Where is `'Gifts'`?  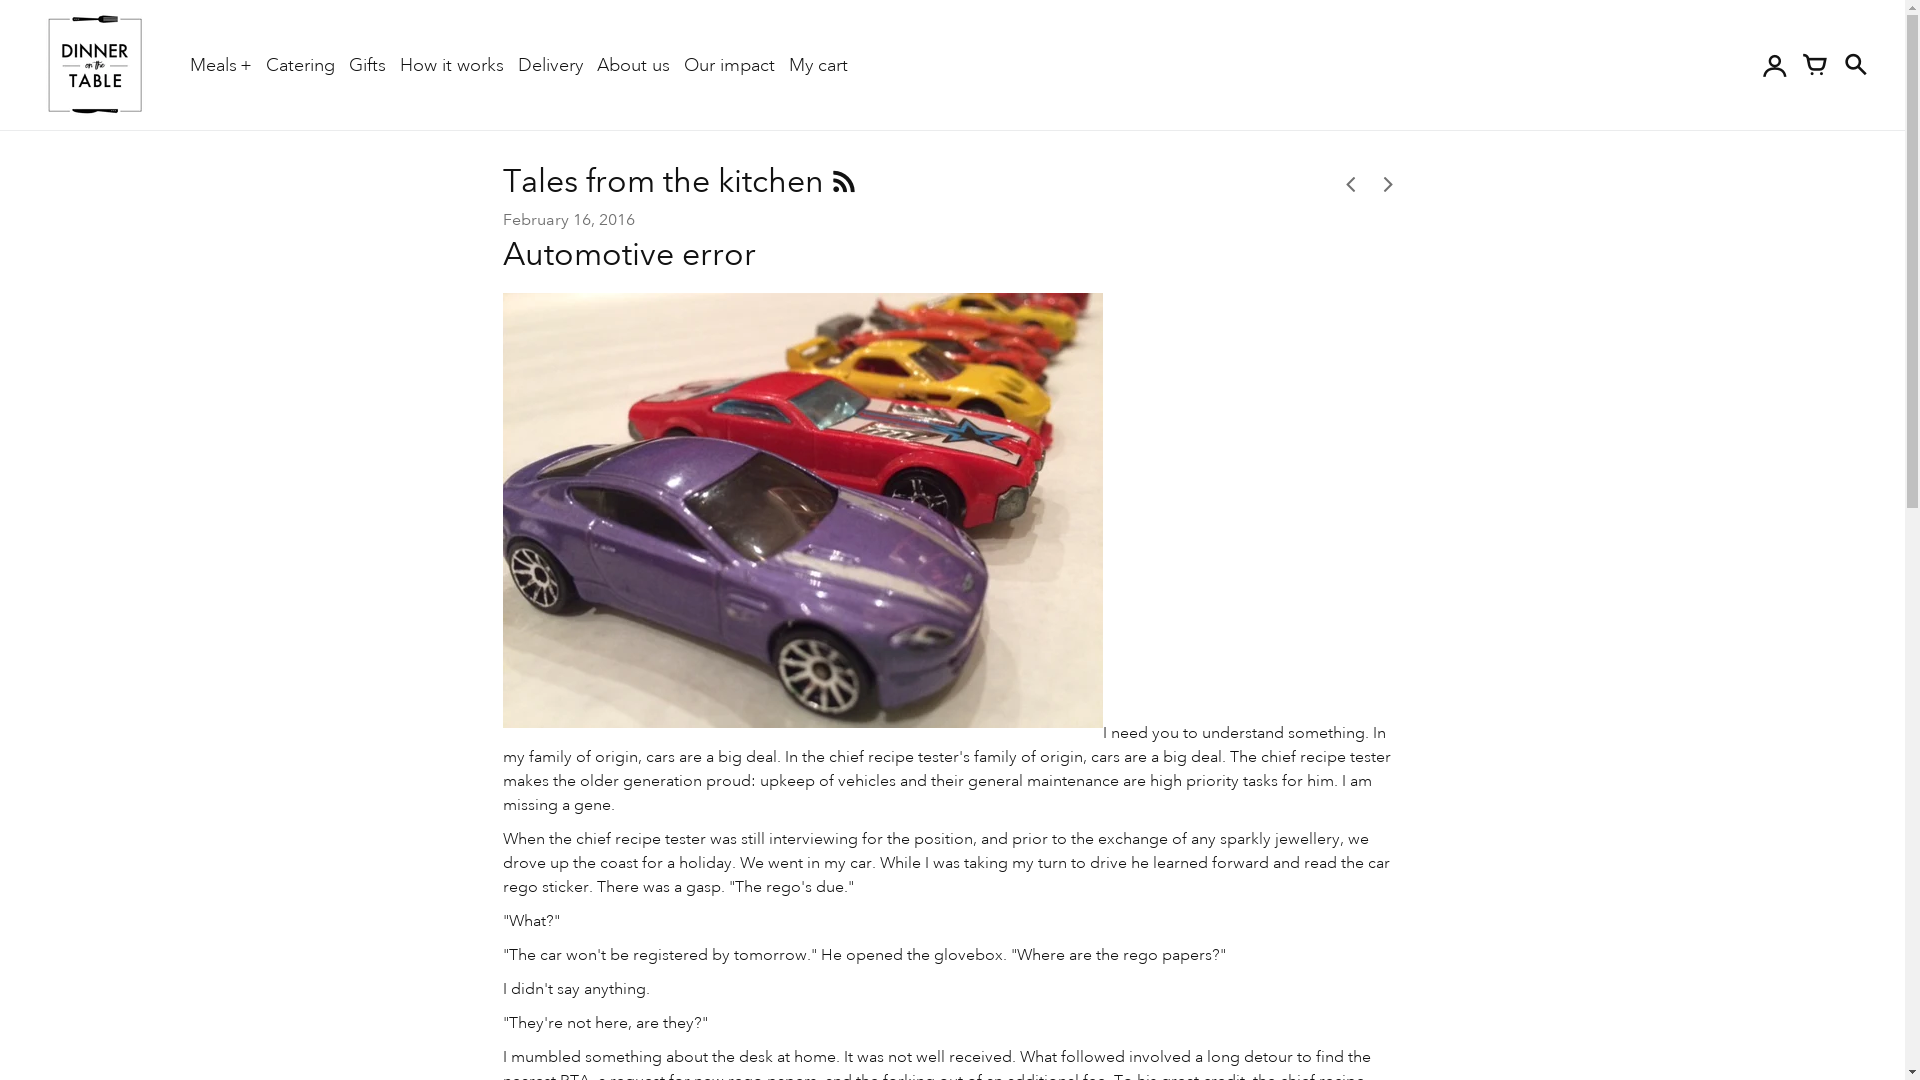
'Gifts' is located at coordinates (367, 63).